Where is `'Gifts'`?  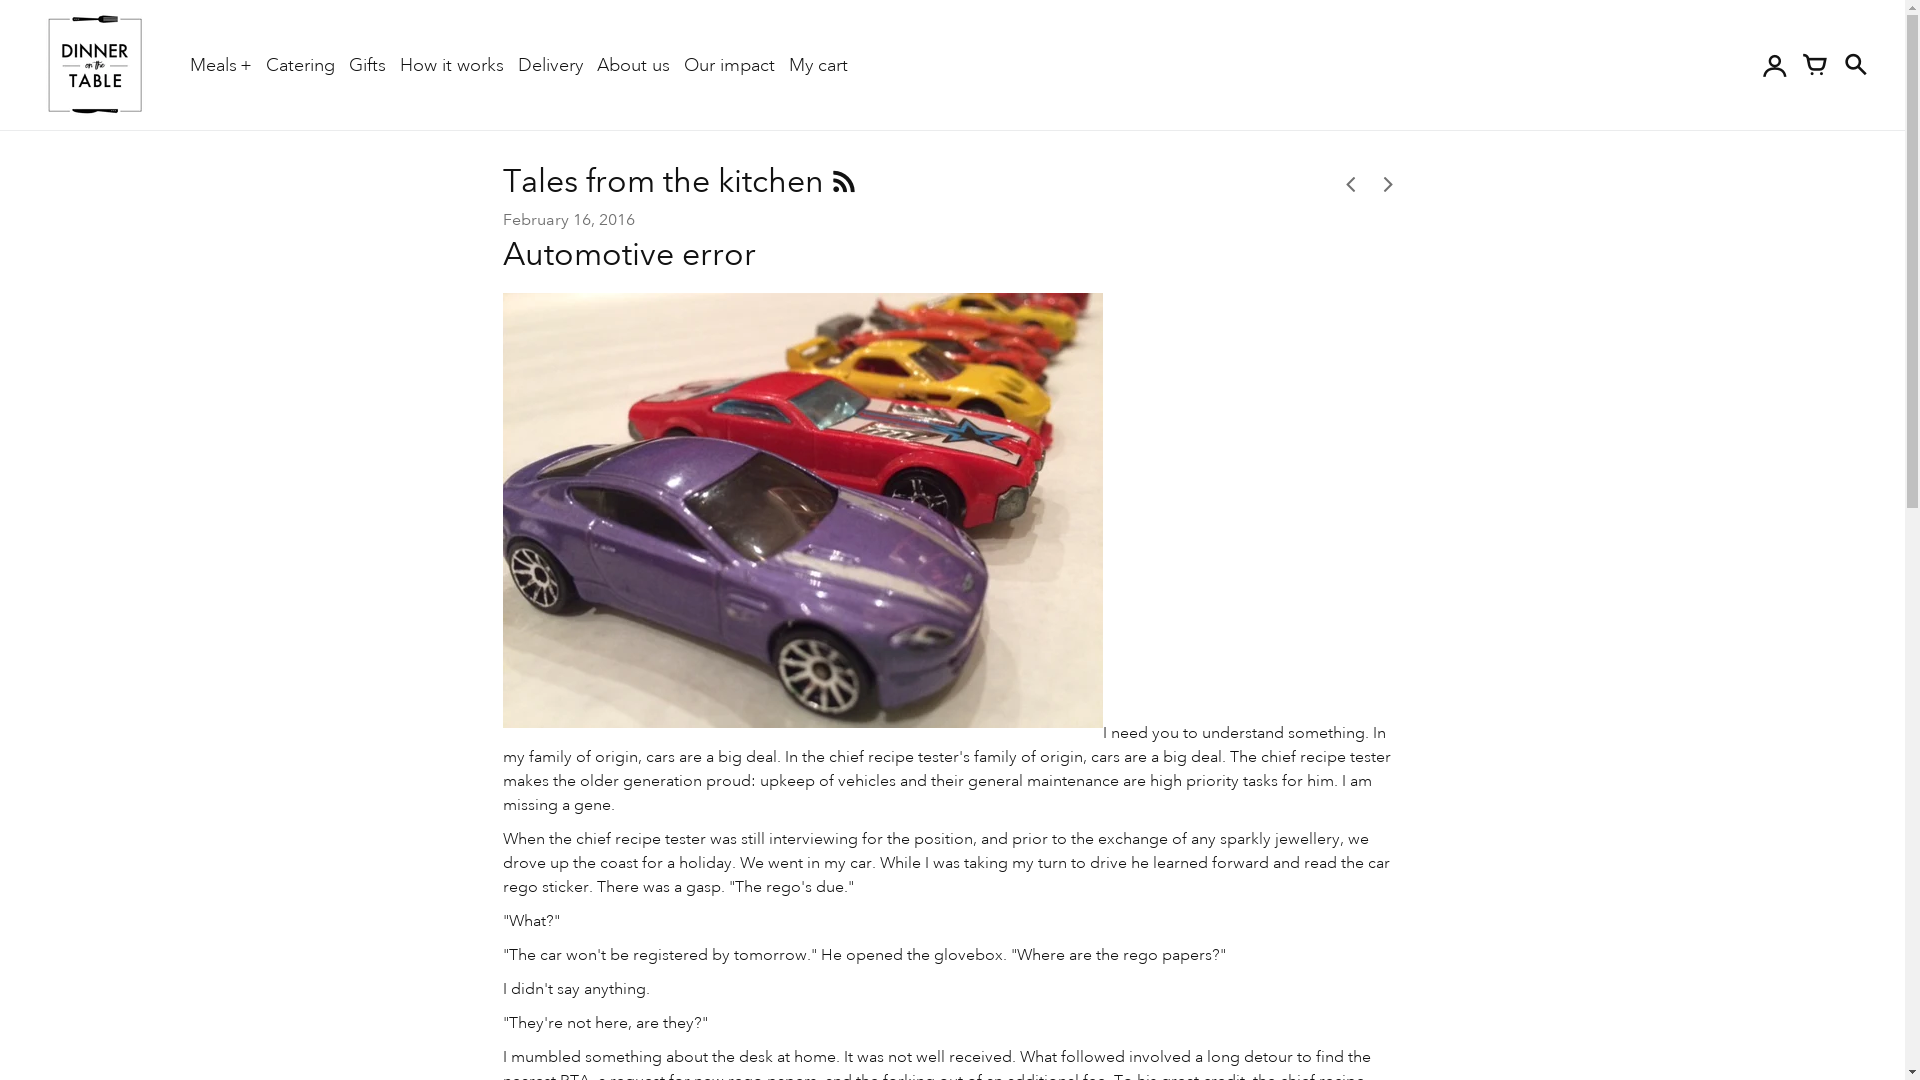
'Gifts' is located at coordinates (367, 63).